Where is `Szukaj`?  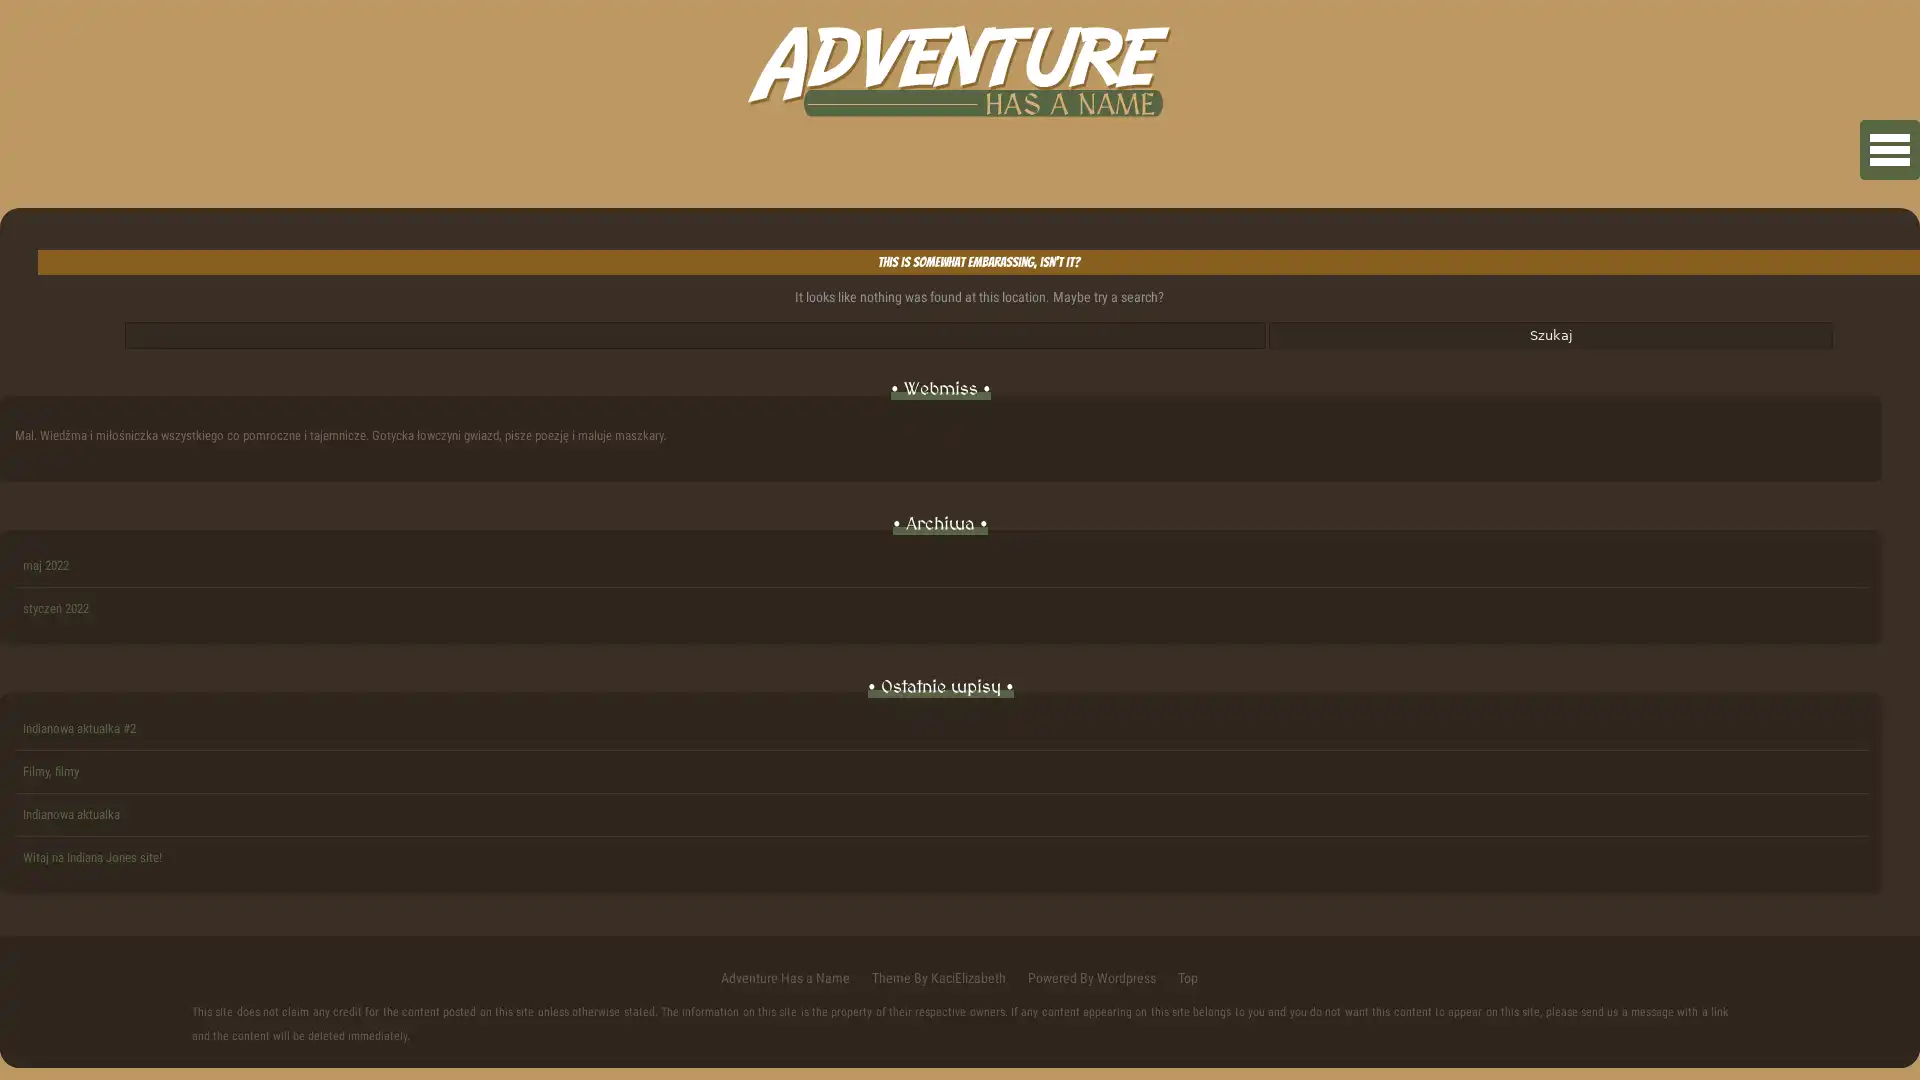 Szukaj is located at coordinates (1549, 333).